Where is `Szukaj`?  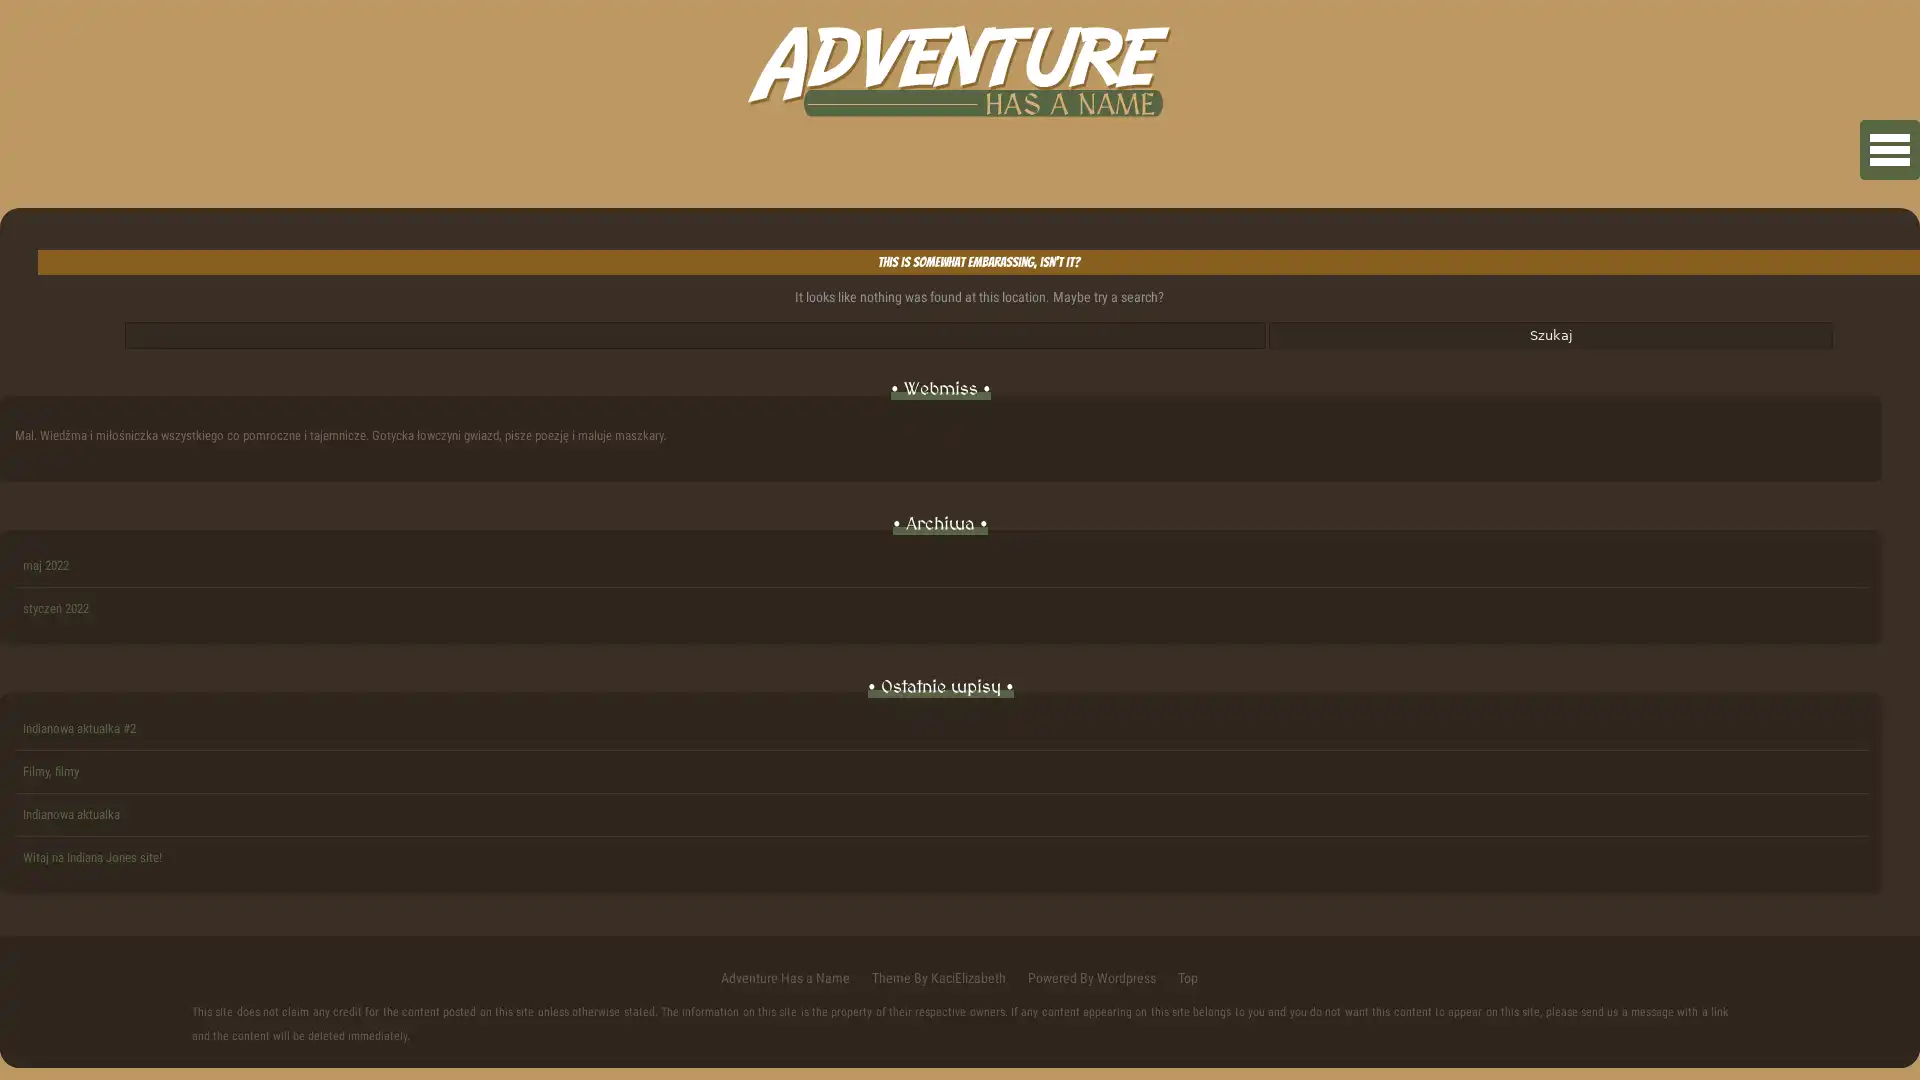 Szukaj is located at coordinates (1549, 333).